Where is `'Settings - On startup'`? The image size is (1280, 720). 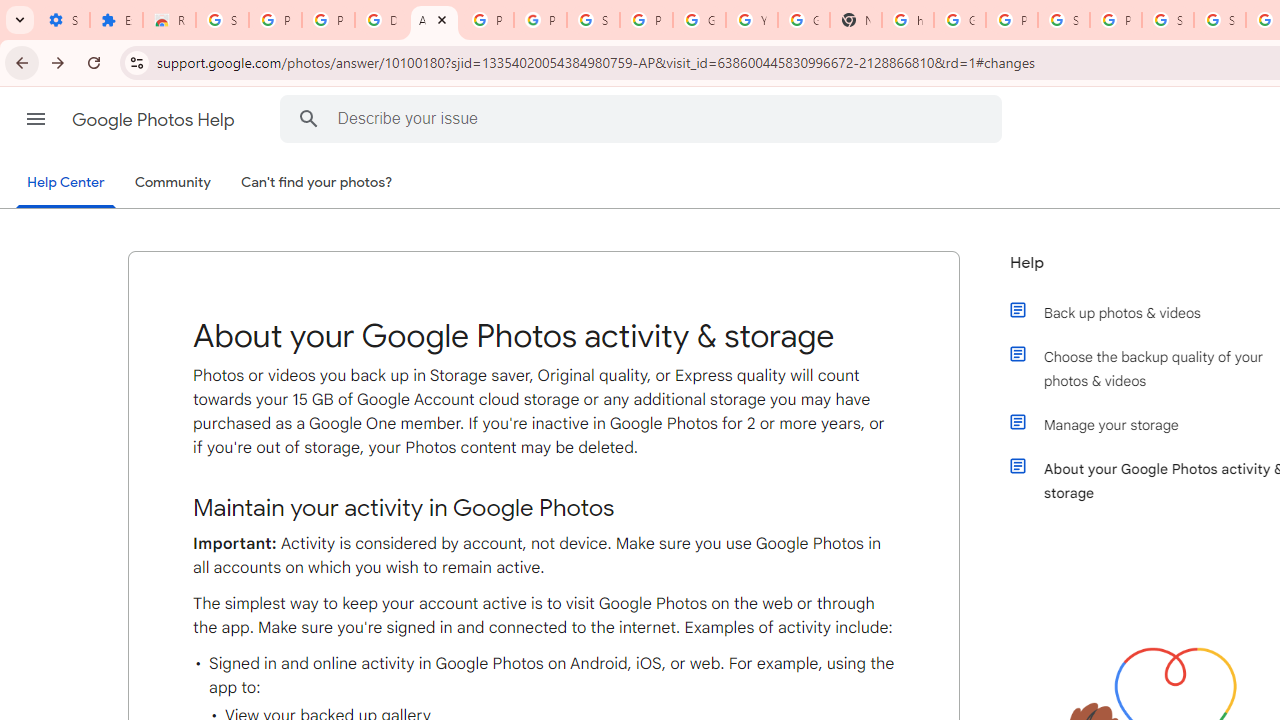
'Settings - On startup' is located at coordinates (63, 20).